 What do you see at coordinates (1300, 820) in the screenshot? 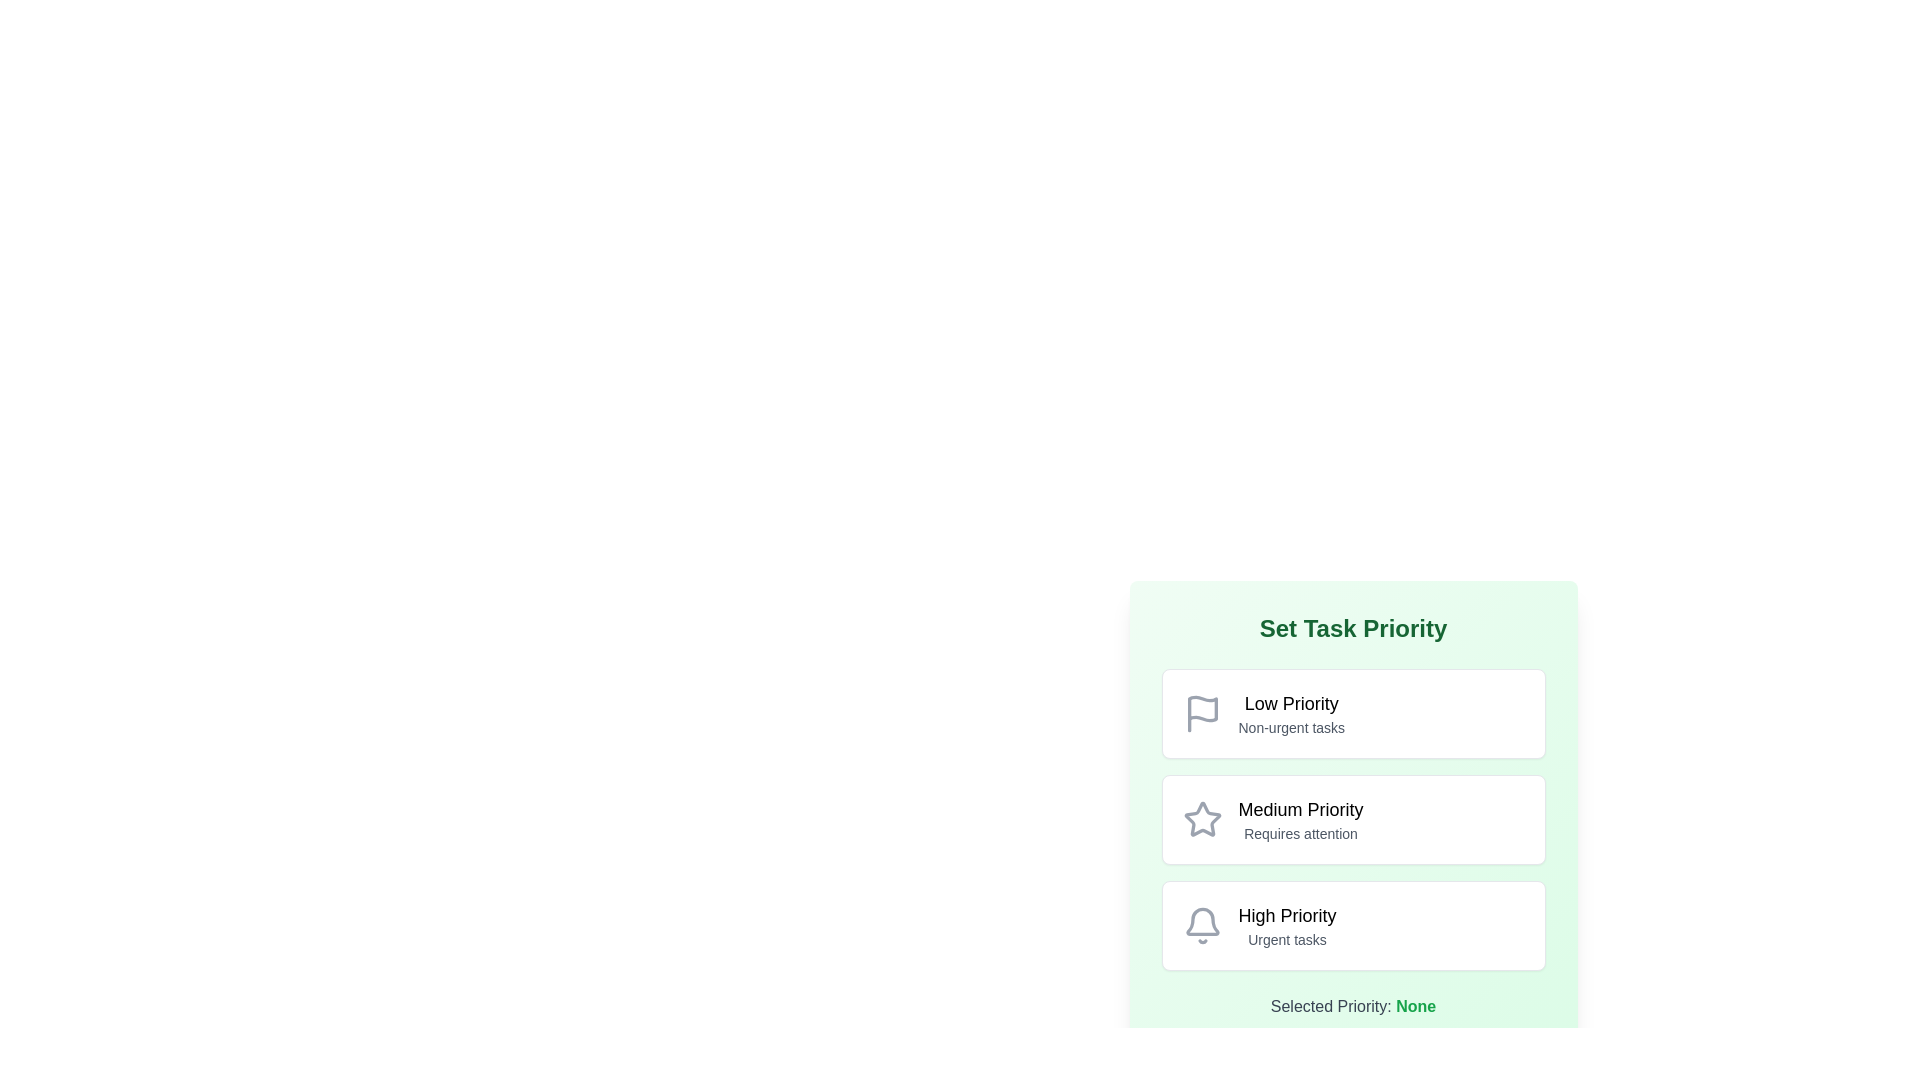
I see `the 'Medium Priority' text-label element` at bounding box center [1300, 820].